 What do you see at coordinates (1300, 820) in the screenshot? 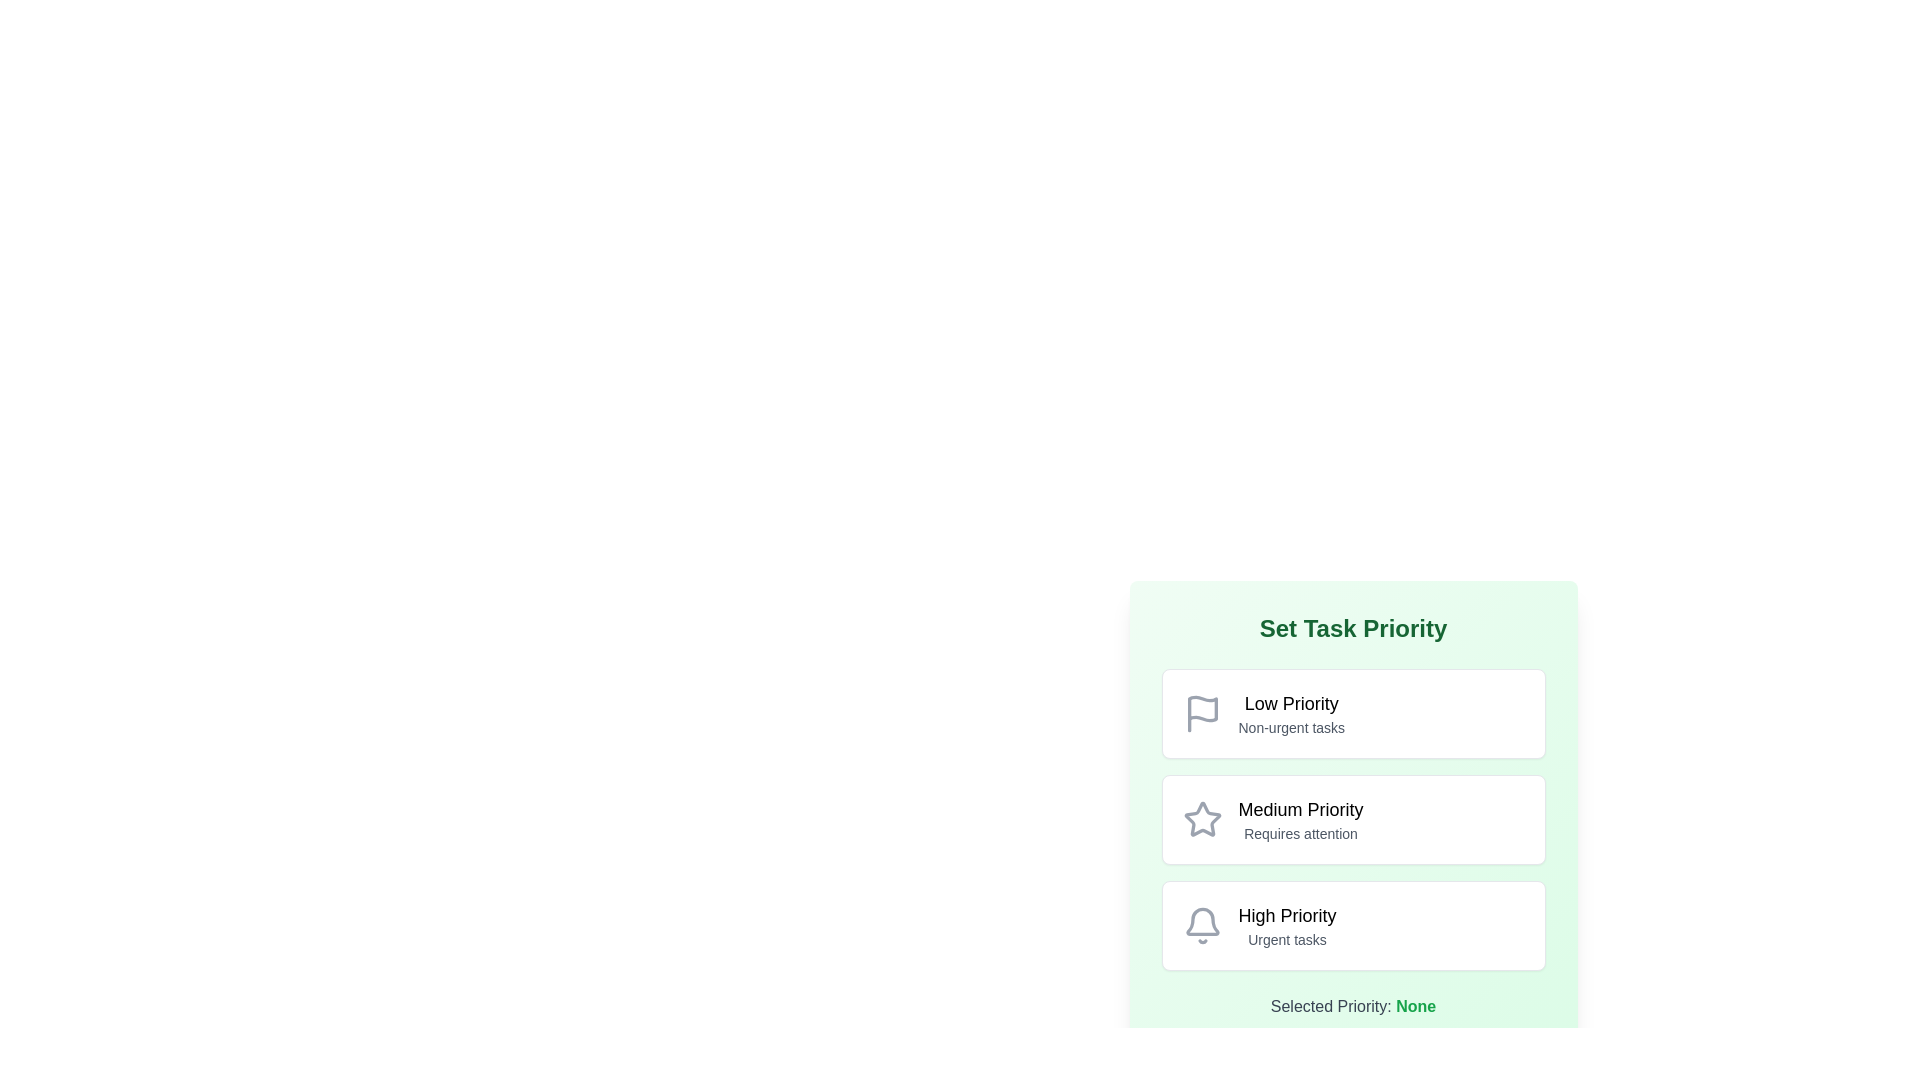
I see `the 'Medium Priority' text-label element` at bounding box center [1300, 820].